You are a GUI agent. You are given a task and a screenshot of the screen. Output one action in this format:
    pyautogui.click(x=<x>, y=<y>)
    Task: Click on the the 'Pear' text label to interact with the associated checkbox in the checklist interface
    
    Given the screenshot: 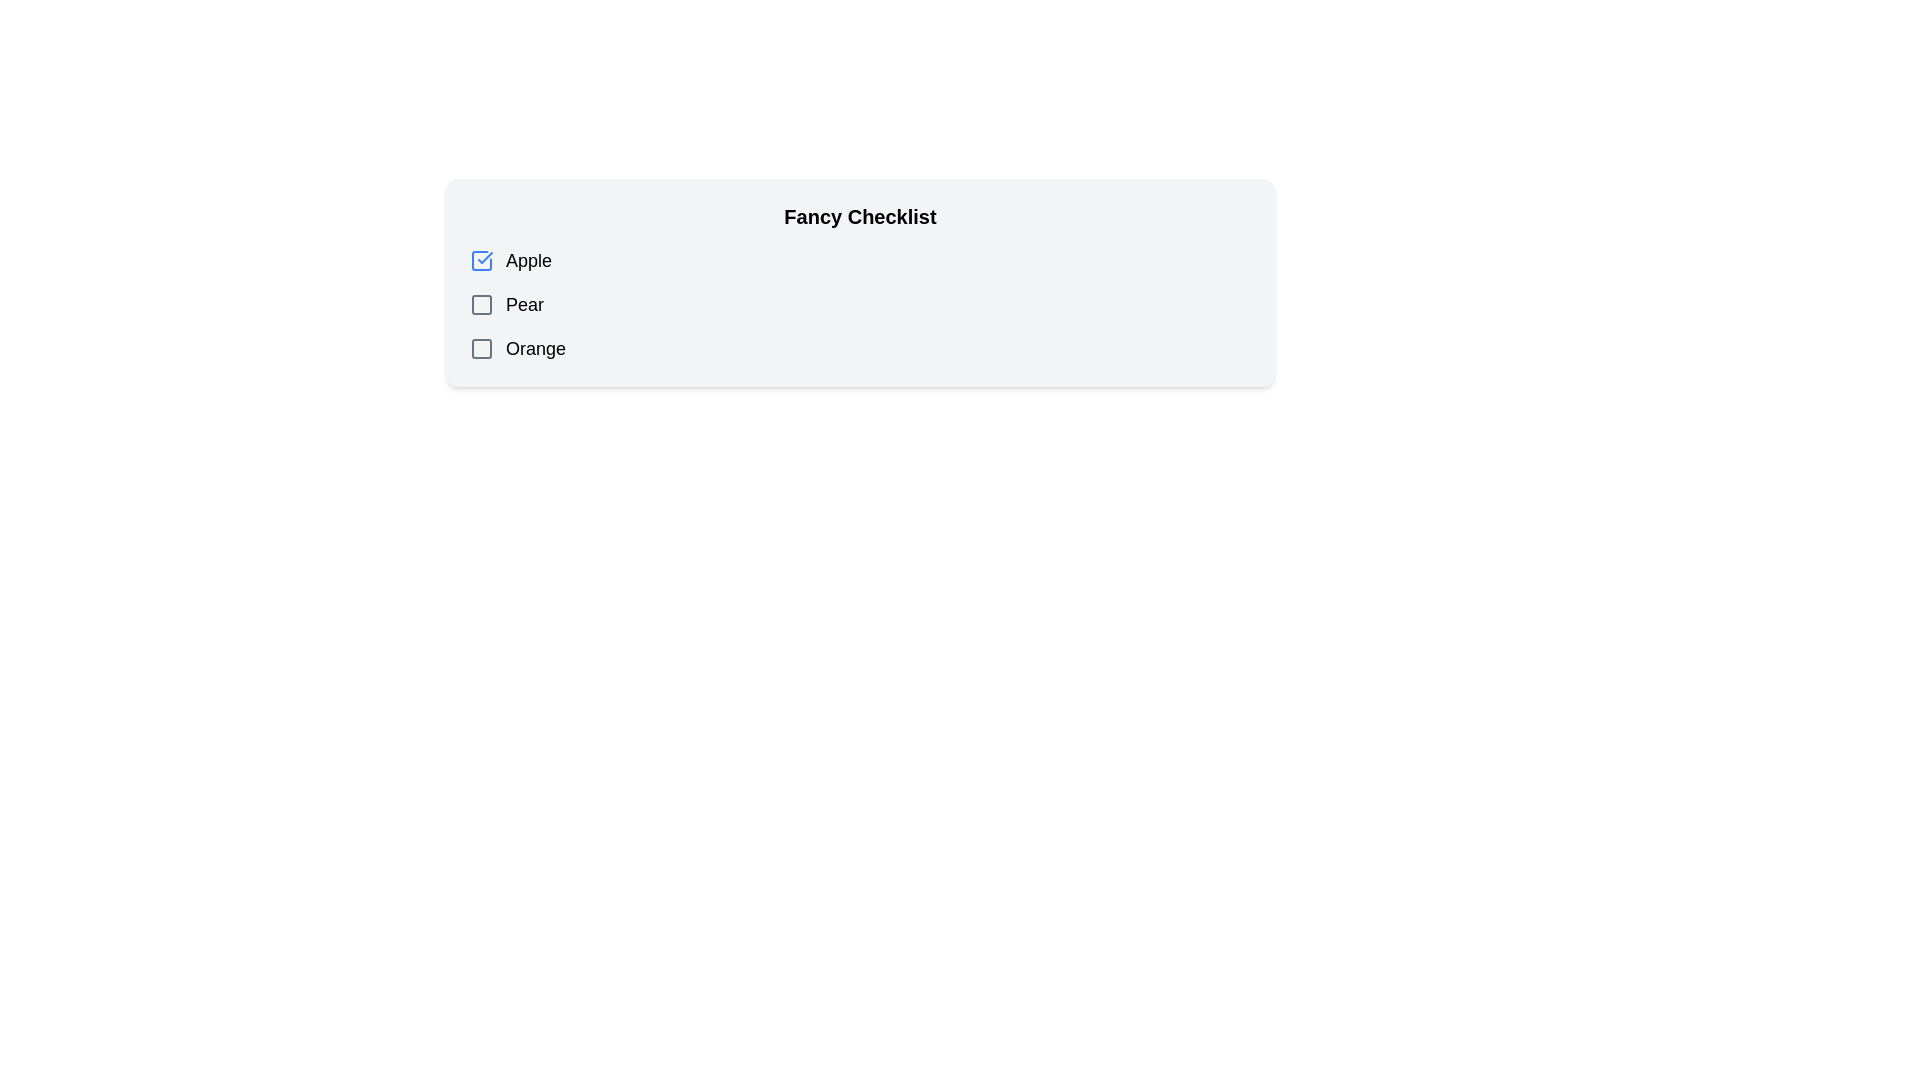 What is the action you would take?
    pyautogui.click(x=524, y=304)
    